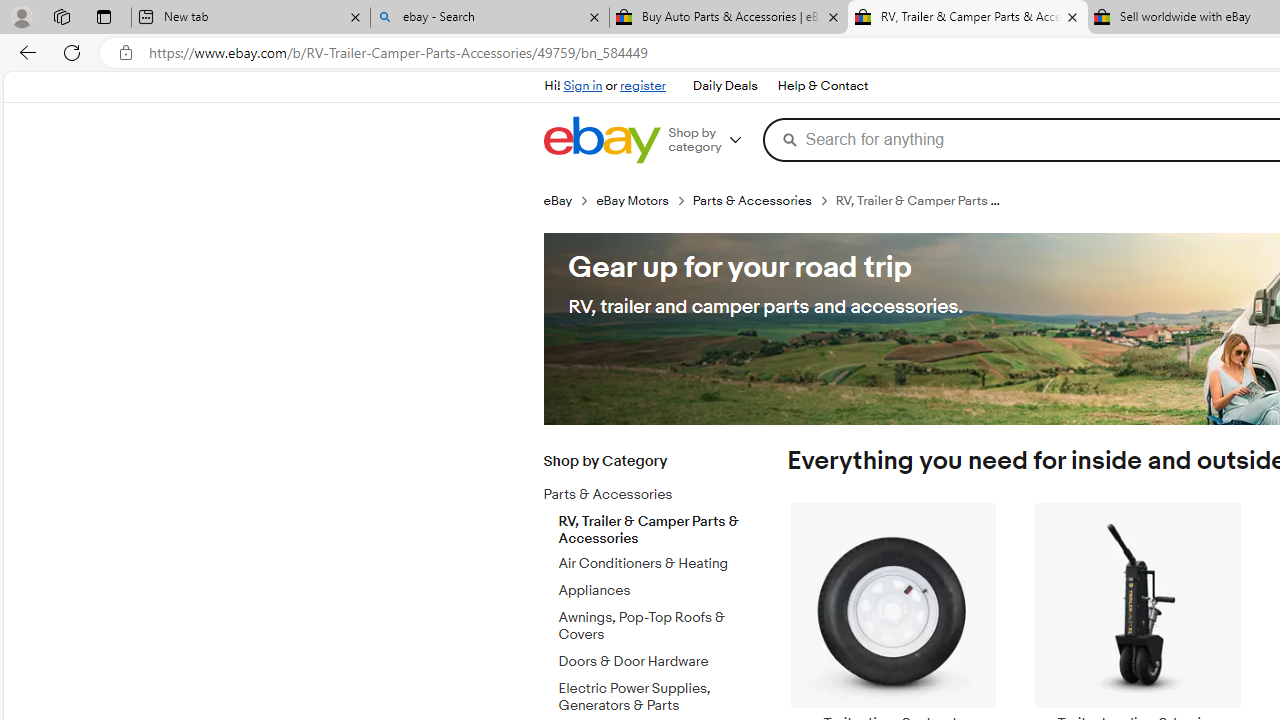  Describe the element at coordinates (967, 17) in the screenshot. I see `'RV, Trailer & Camper Parts & Accessories for sale | eBay'` at that location.